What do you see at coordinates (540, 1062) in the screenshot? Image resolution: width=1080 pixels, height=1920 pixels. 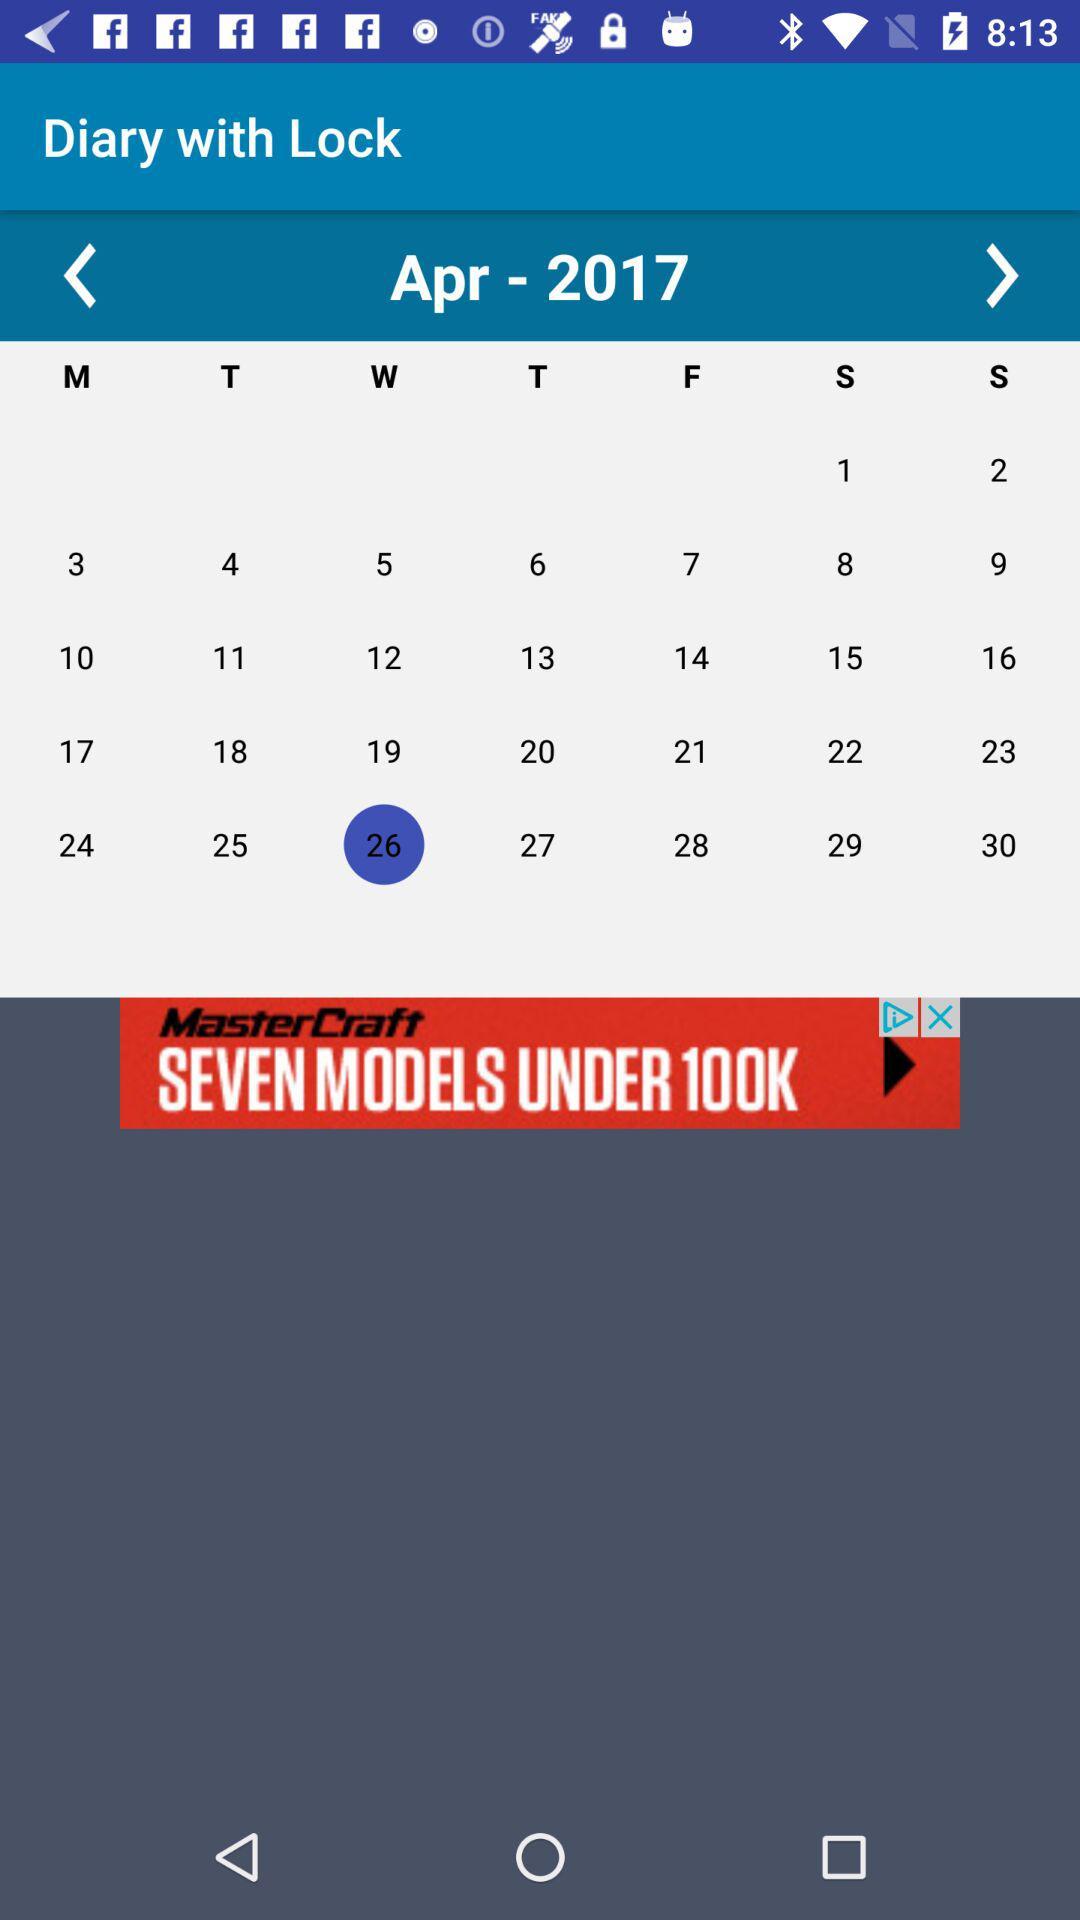 I see `advertisement` at bounding box center [540, 1062].